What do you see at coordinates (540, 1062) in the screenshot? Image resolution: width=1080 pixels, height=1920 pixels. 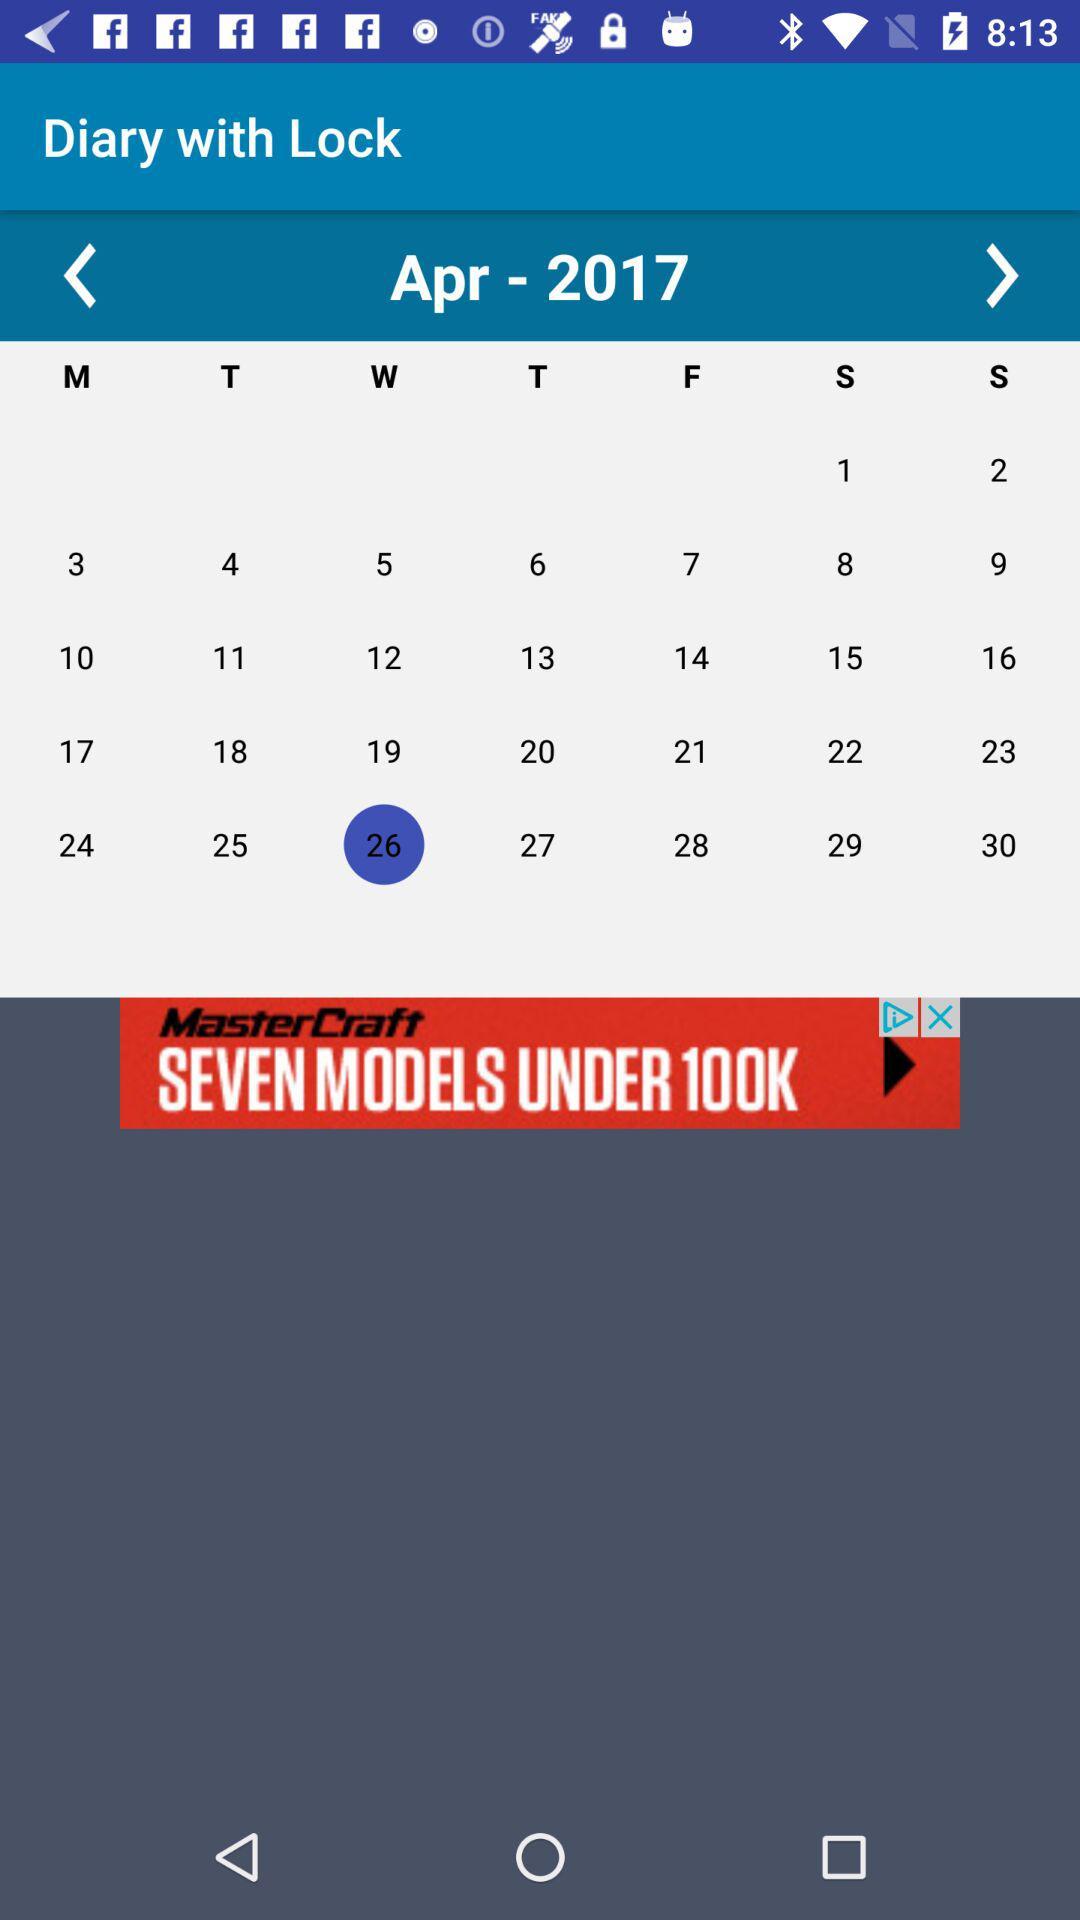 I see `advertisement` at bounding box center [540, 1062].